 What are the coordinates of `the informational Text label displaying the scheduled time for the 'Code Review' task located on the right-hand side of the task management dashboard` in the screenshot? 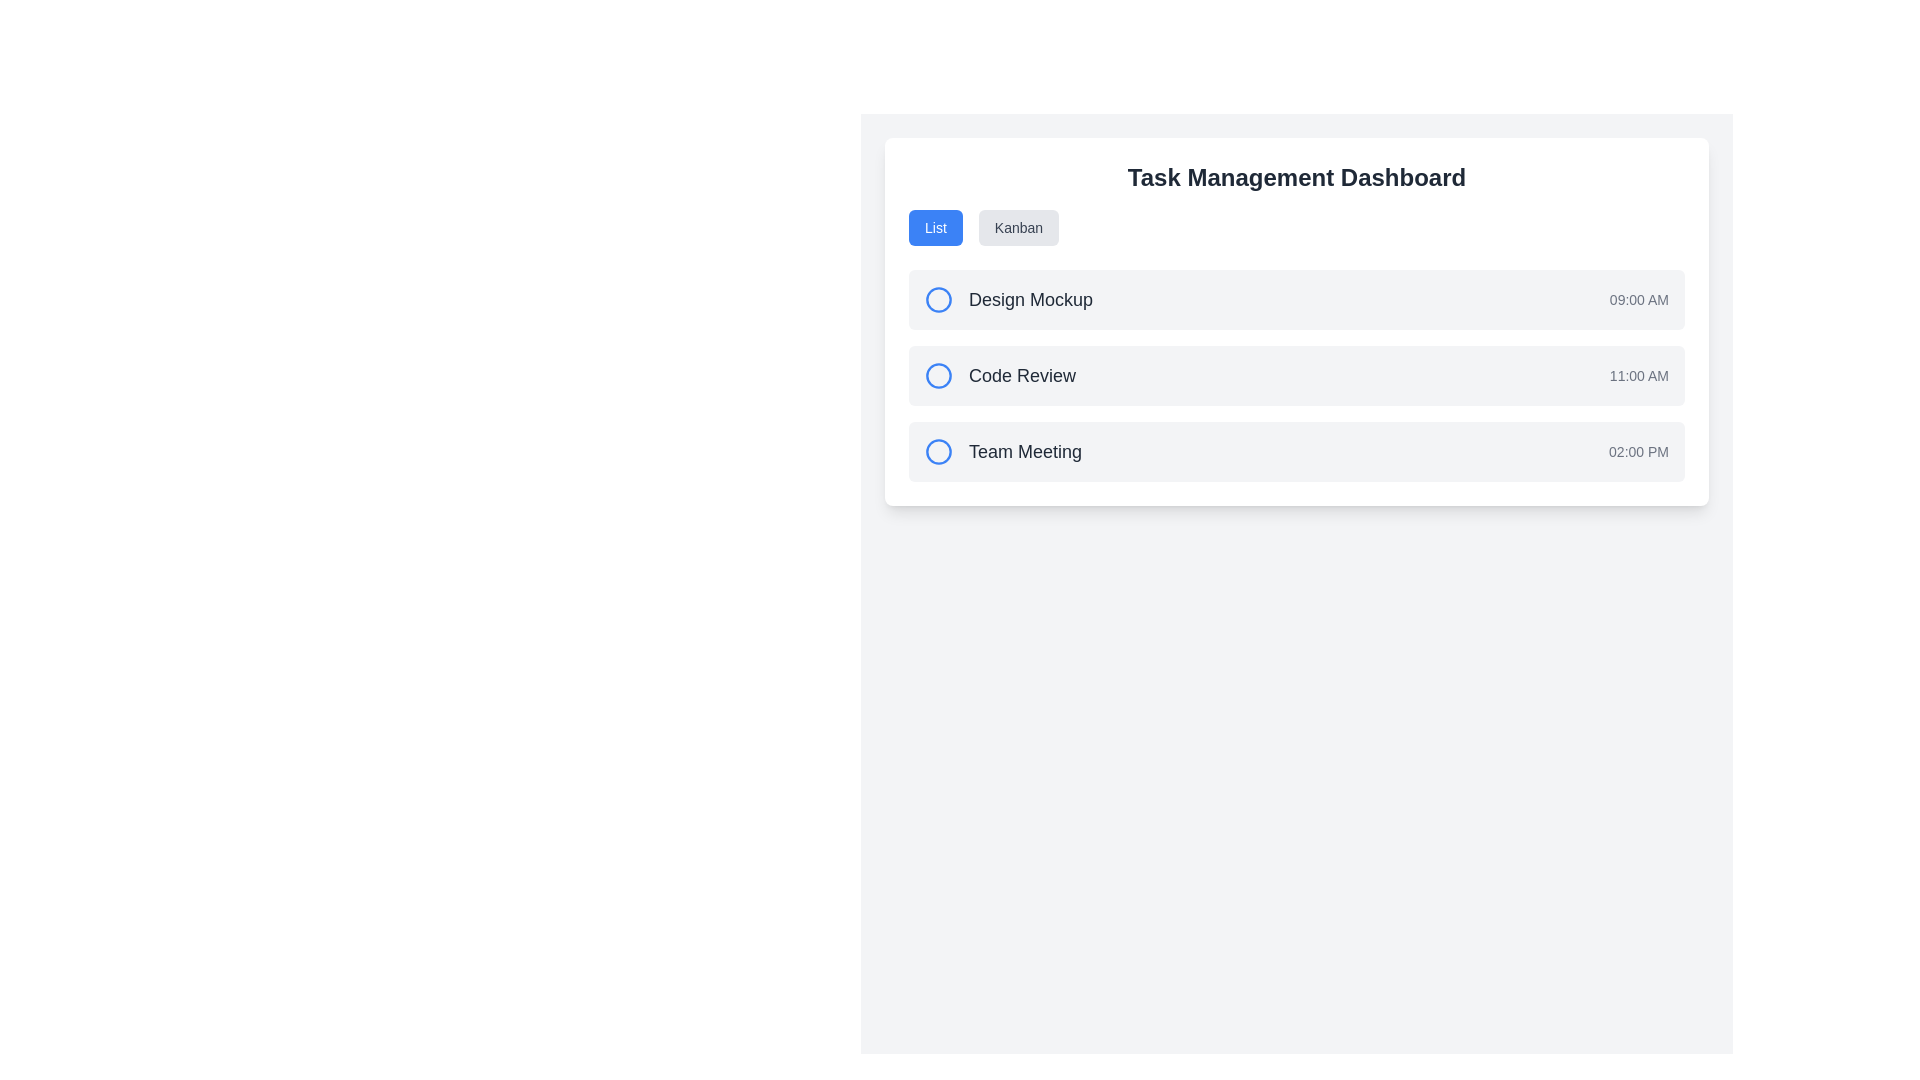 It's located at (1639, 375).